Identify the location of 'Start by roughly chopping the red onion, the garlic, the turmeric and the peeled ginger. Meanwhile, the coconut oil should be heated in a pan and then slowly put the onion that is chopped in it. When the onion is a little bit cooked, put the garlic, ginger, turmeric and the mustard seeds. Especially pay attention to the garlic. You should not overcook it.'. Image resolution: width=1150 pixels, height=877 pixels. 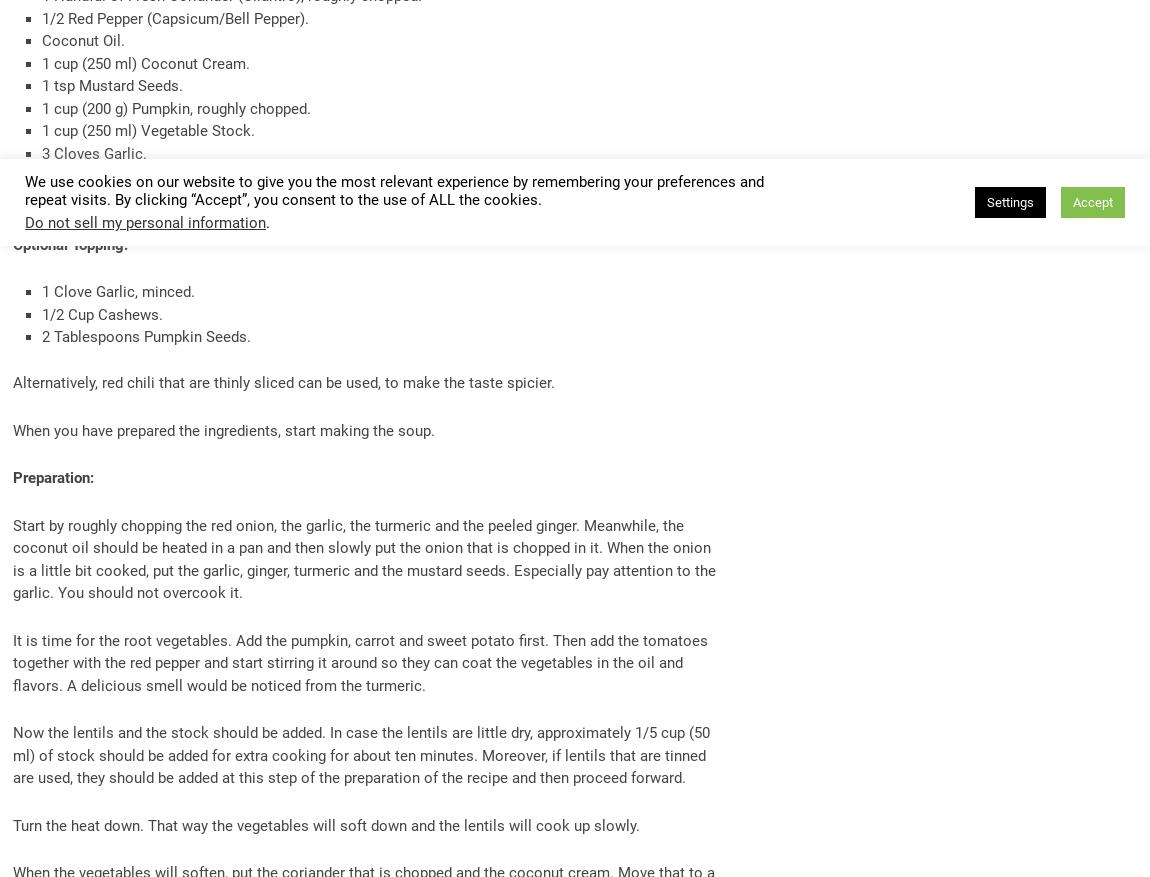
(364, 558).